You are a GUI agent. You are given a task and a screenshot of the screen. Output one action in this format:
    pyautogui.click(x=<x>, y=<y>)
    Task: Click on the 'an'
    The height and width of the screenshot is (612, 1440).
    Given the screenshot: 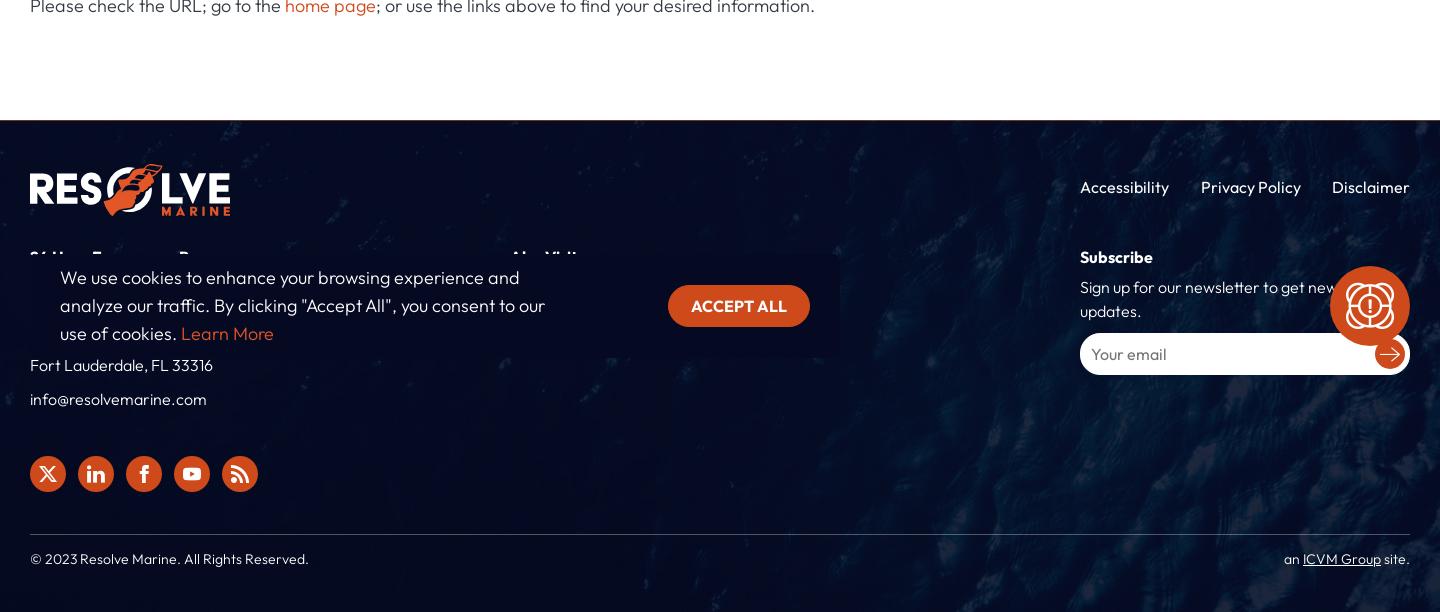 What is the action you would take?
    pyautogui.click(x=1293, y=557)
    